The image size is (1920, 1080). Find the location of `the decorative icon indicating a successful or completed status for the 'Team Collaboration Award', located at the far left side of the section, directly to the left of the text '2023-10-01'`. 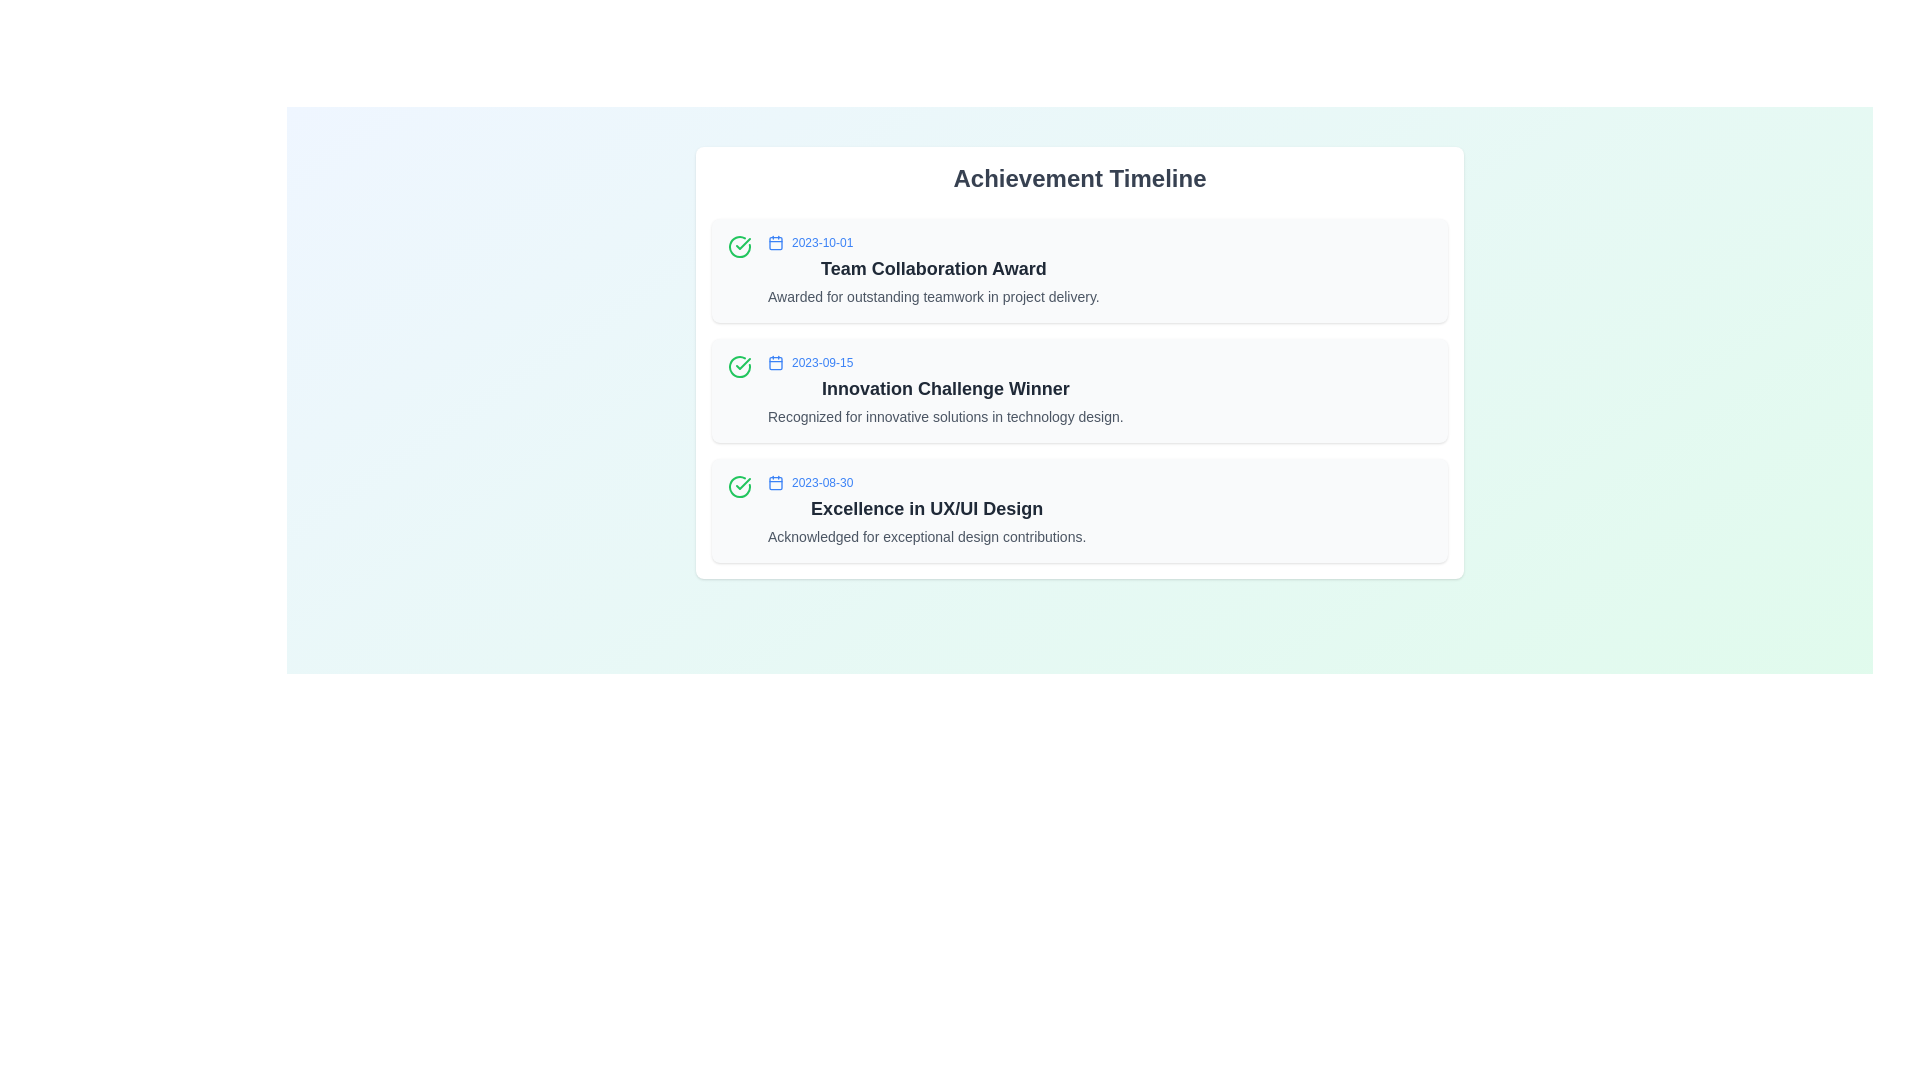

the decorative icon indicating a successful or completed status for the 'Team Collaboration Award', located at the far left side of the section, directly to the left of the text '2023-10-01' is located at coordinates (738, 245).